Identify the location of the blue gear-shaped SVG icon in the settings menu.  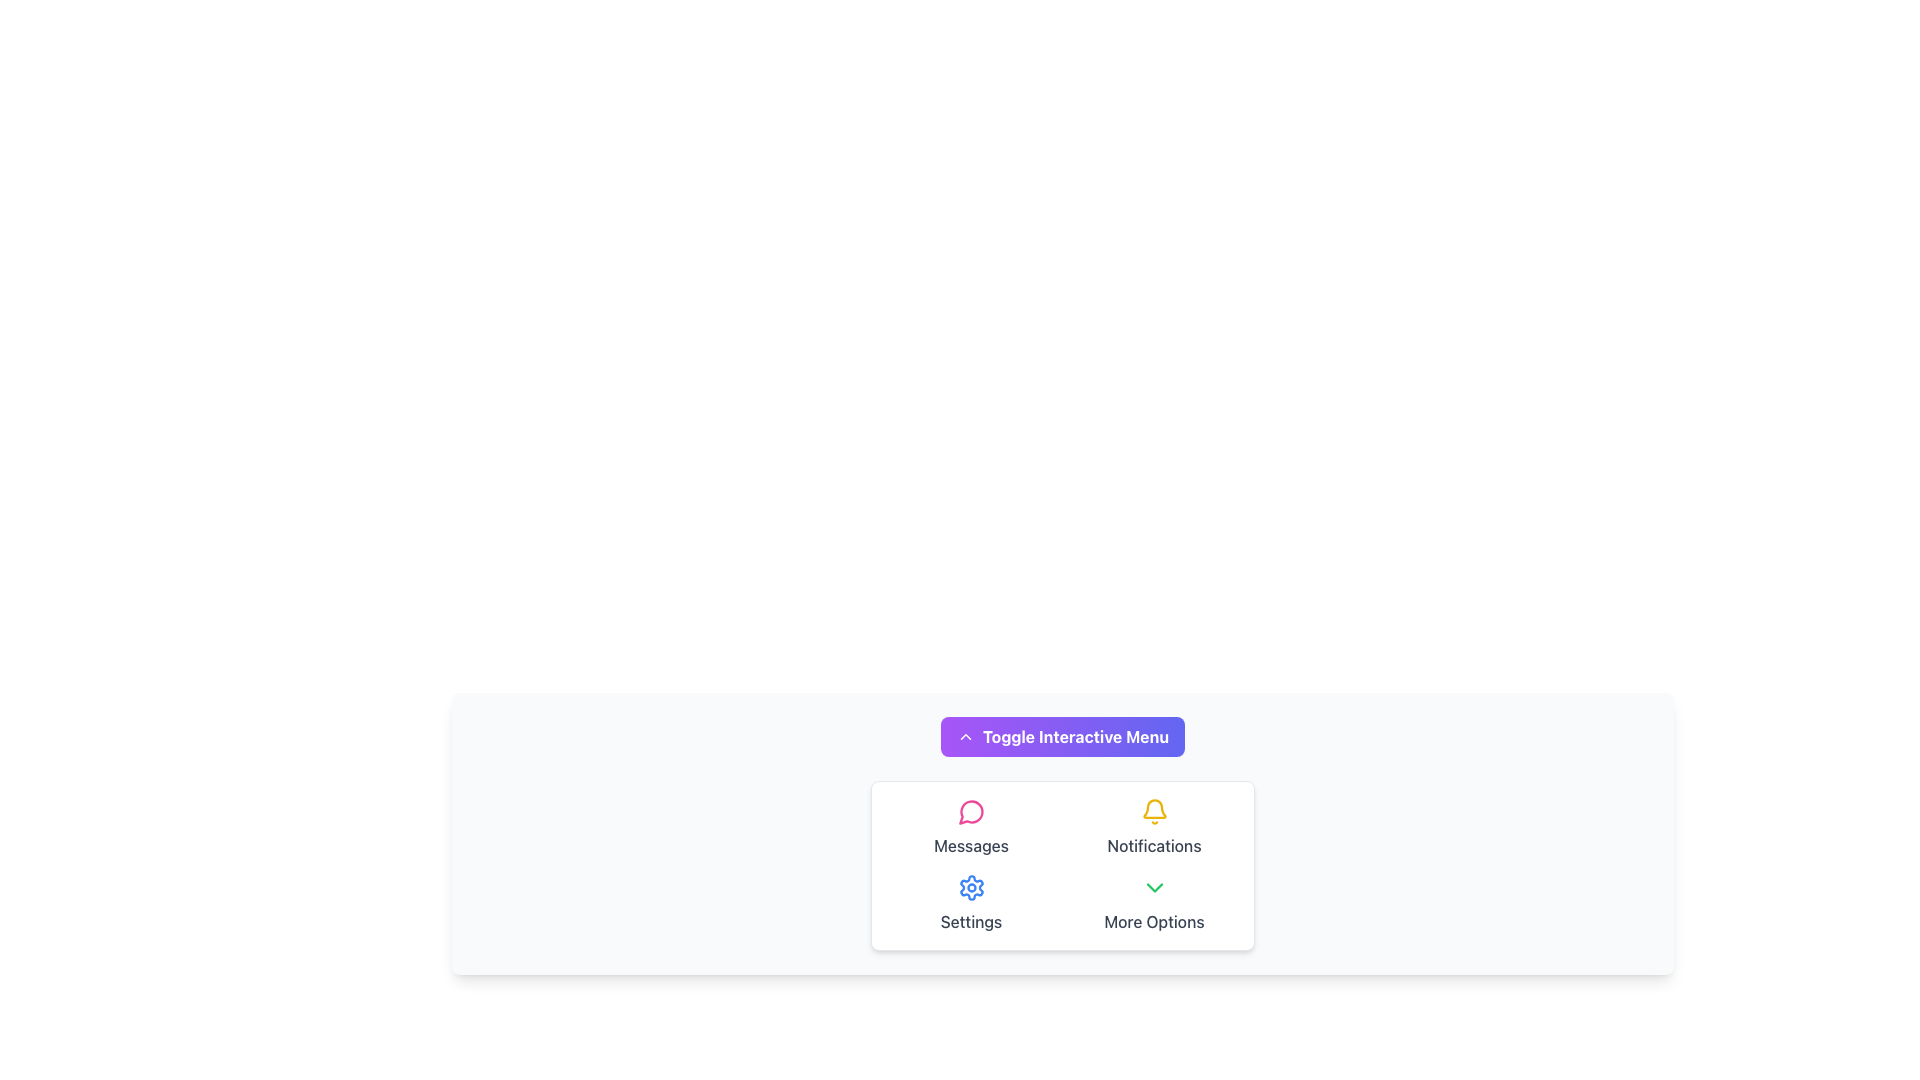
(971, 886).